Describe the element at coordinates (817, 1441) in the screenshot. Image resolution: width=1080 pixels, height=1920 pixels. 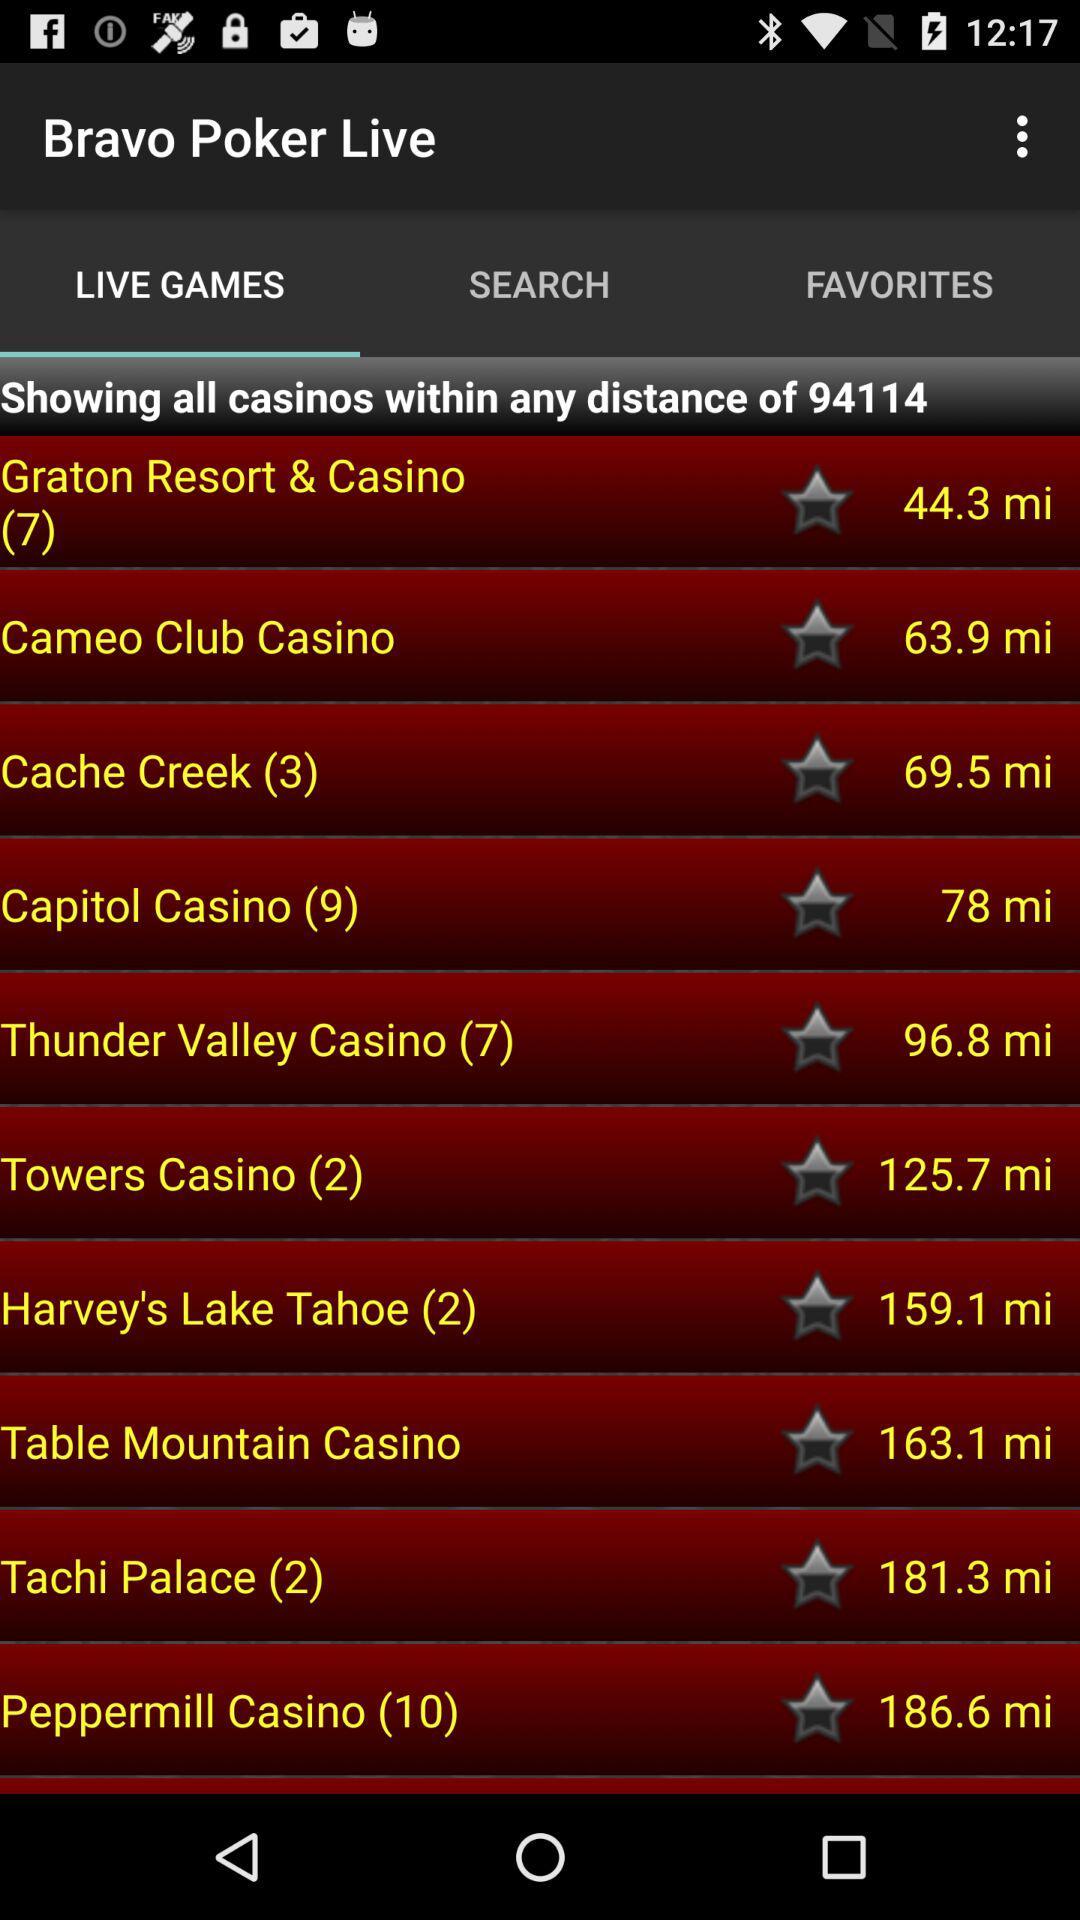
I see `room to favorites` at that location.